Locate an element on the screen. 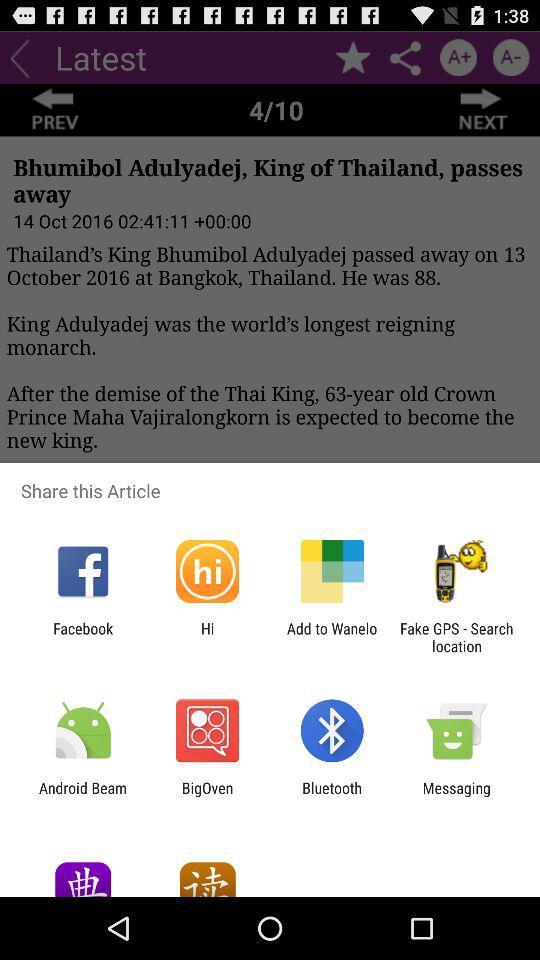  the app next to add to wanelo icon is located at coordinates (206, 636).